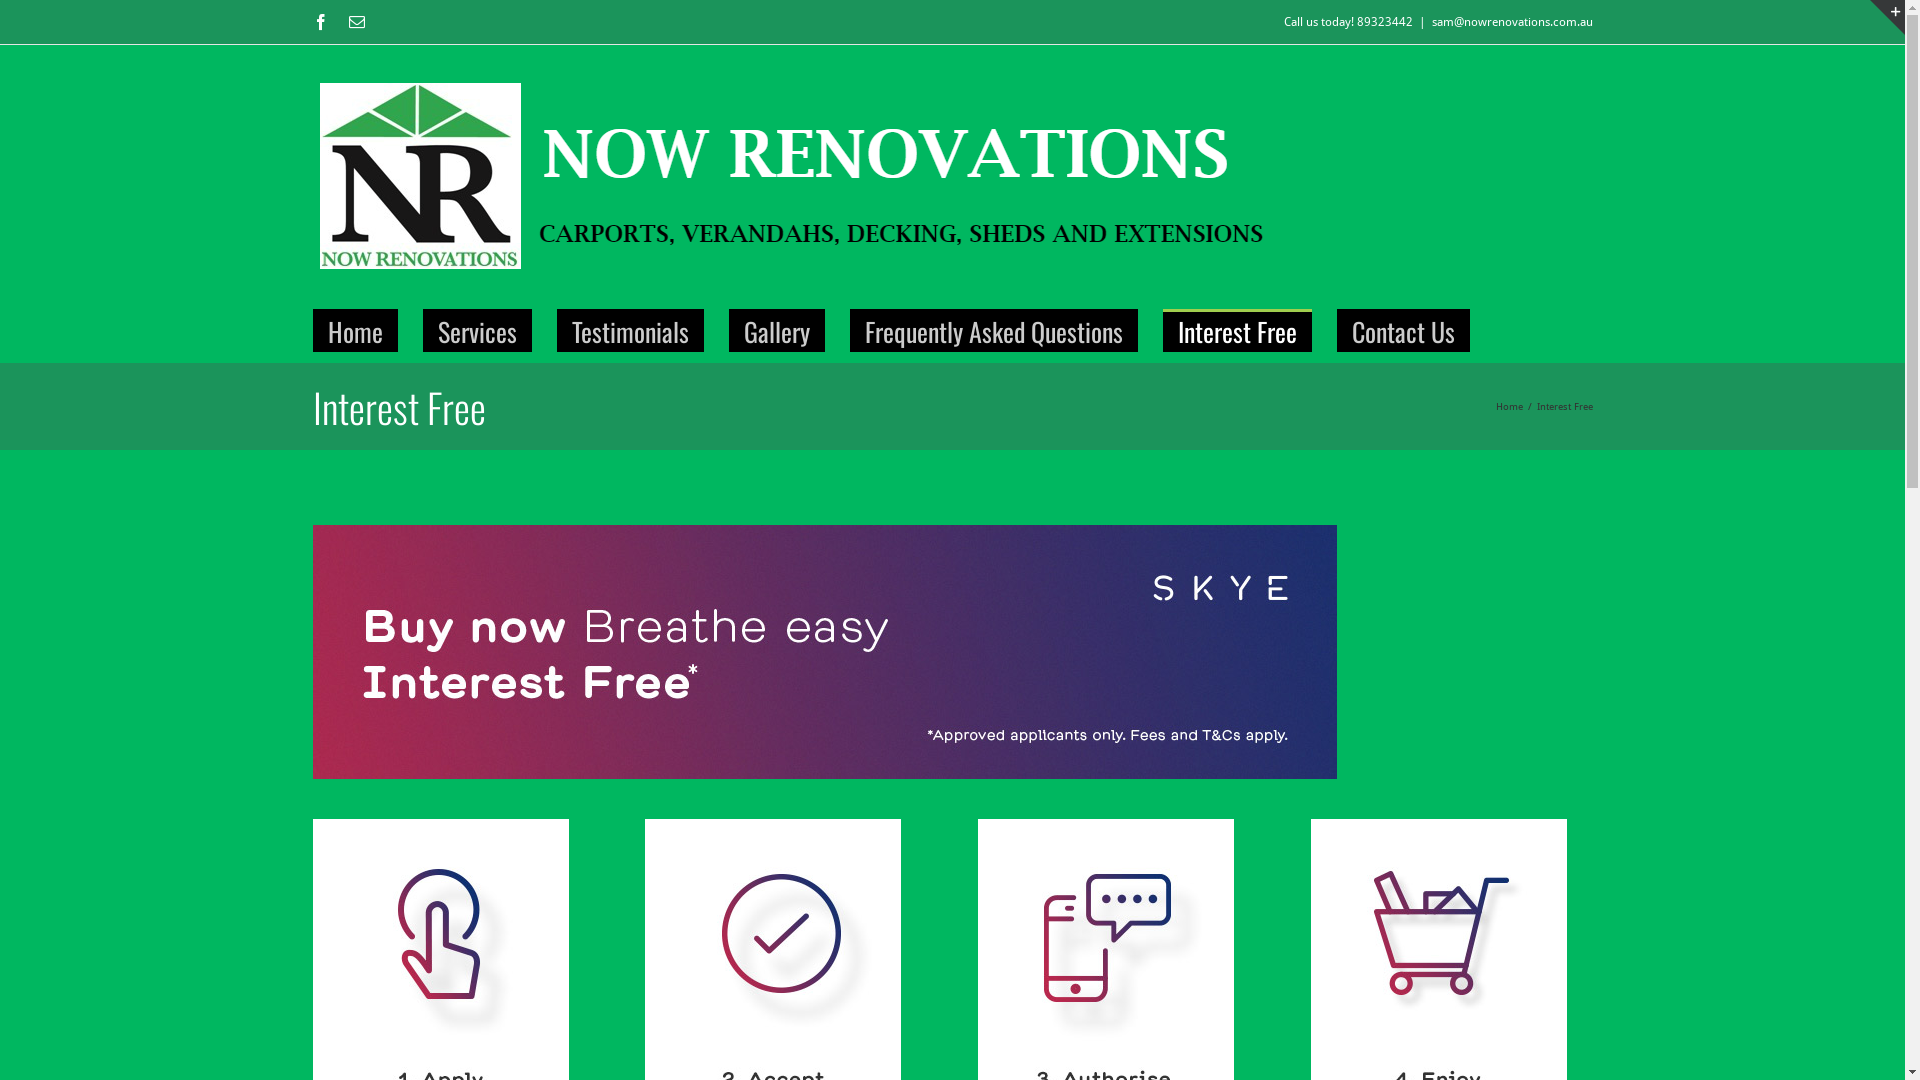 The height and width of the screenshot is (1080, 1920). What do you see at coordinates (775, 329) in the screenshot?
I see `'Gallery'` at bounding box center [775, 329].